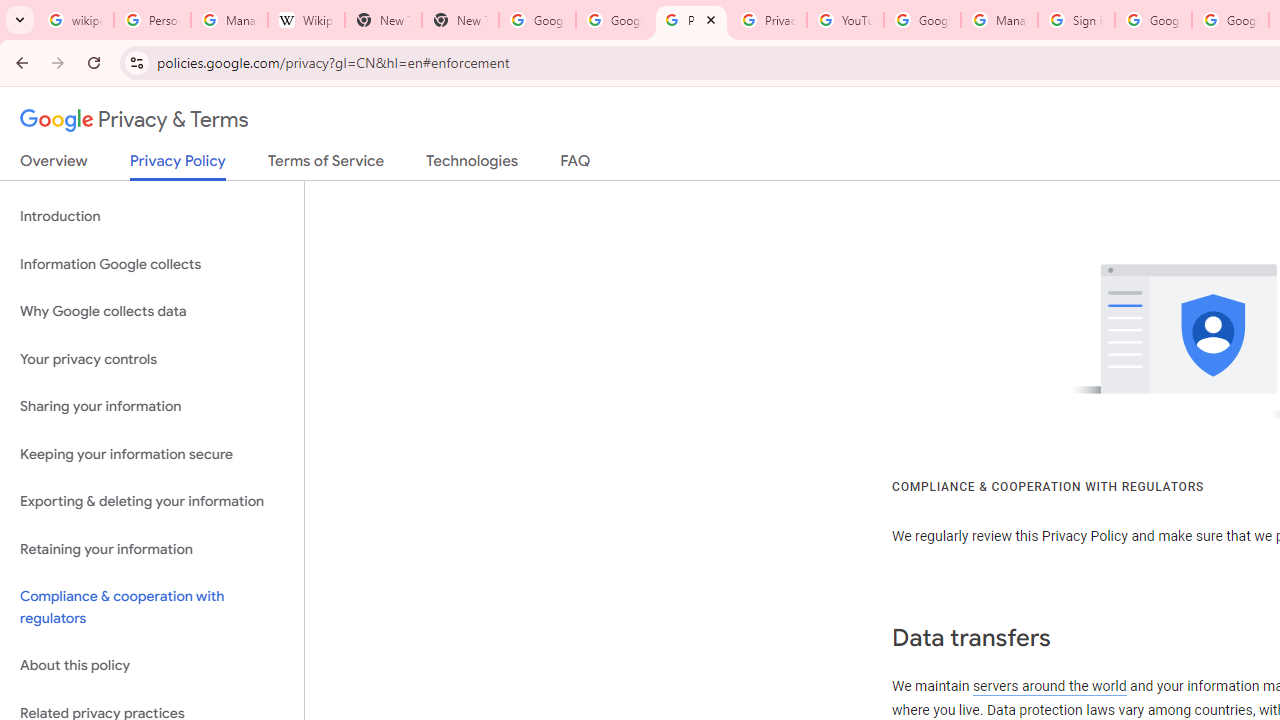 Image resolution: width=1280 pixels, height=720 pixels. What do you see at coordinates (575, 164) in the screenshot?
I see `'FAQ'` at bounding box center [575, 164].